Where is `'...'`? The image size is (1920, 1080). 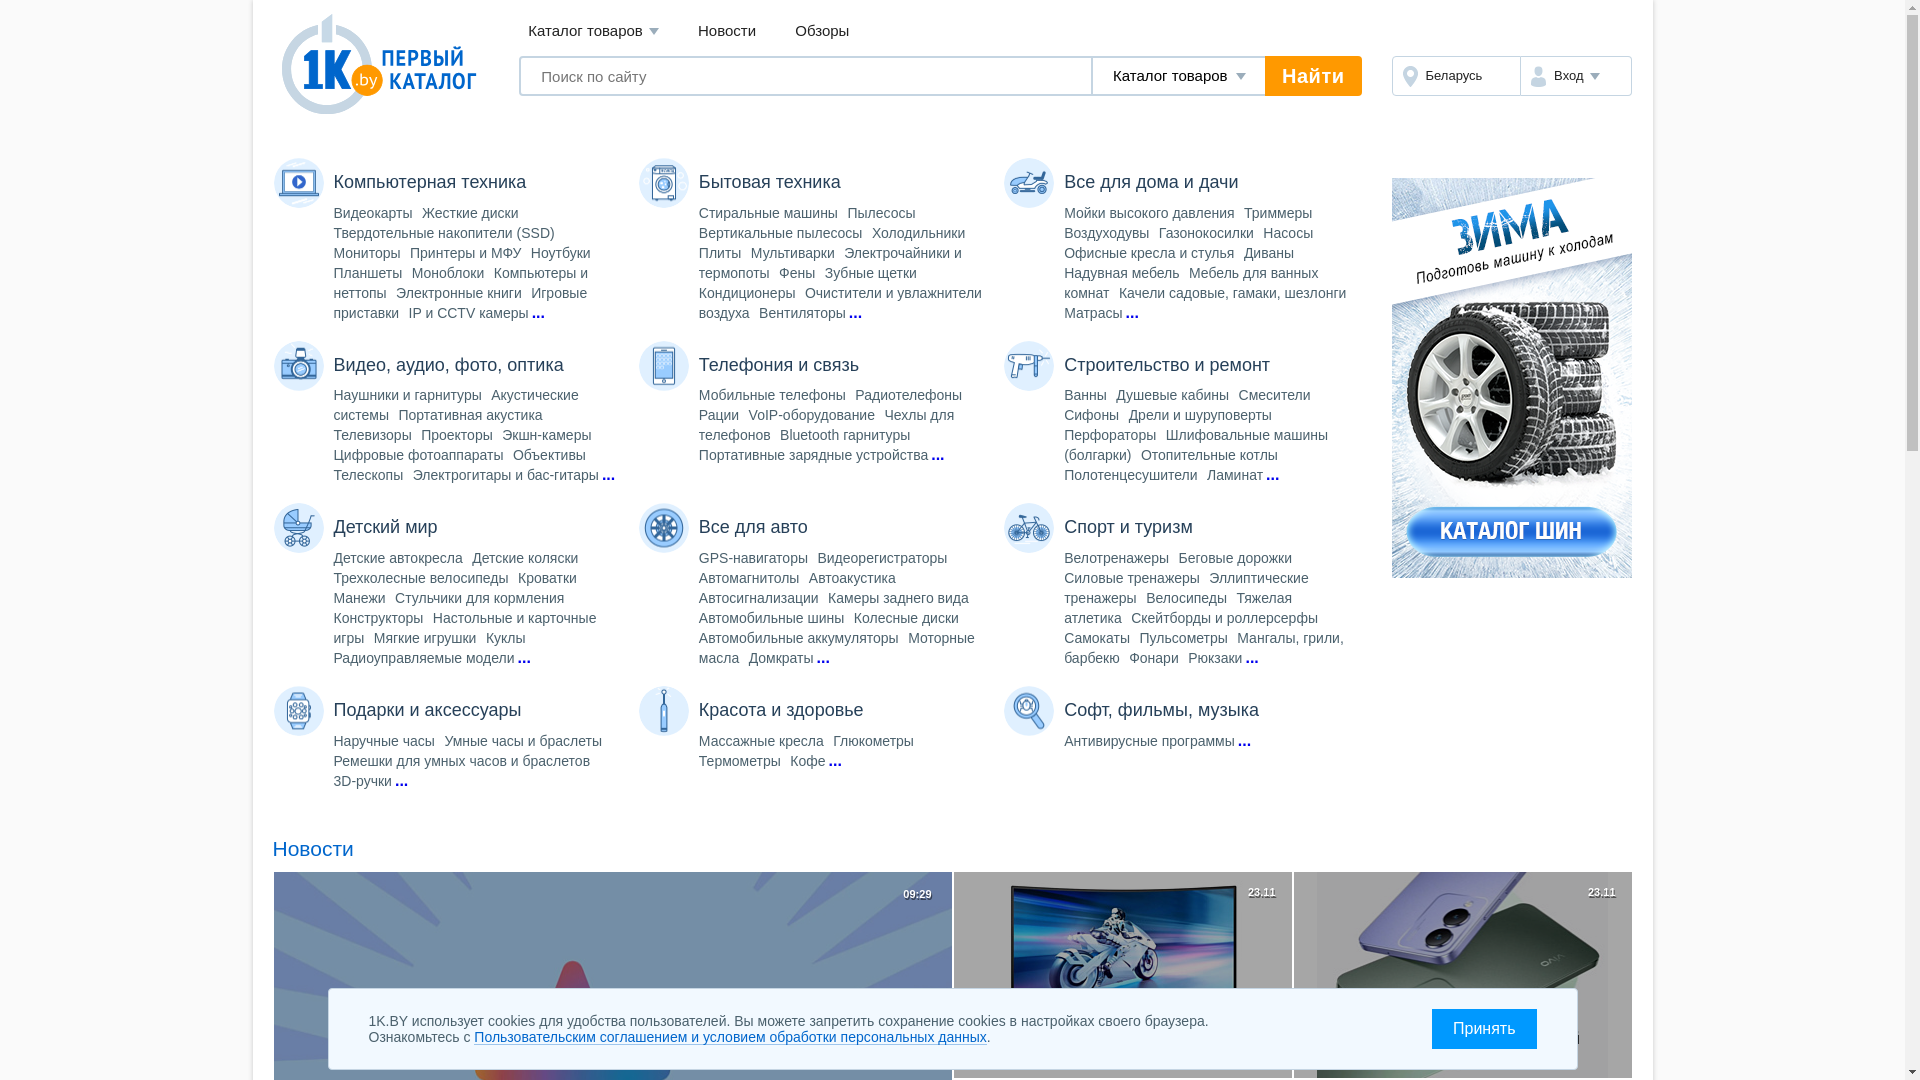 '...' is located at coordinates (849, 312).